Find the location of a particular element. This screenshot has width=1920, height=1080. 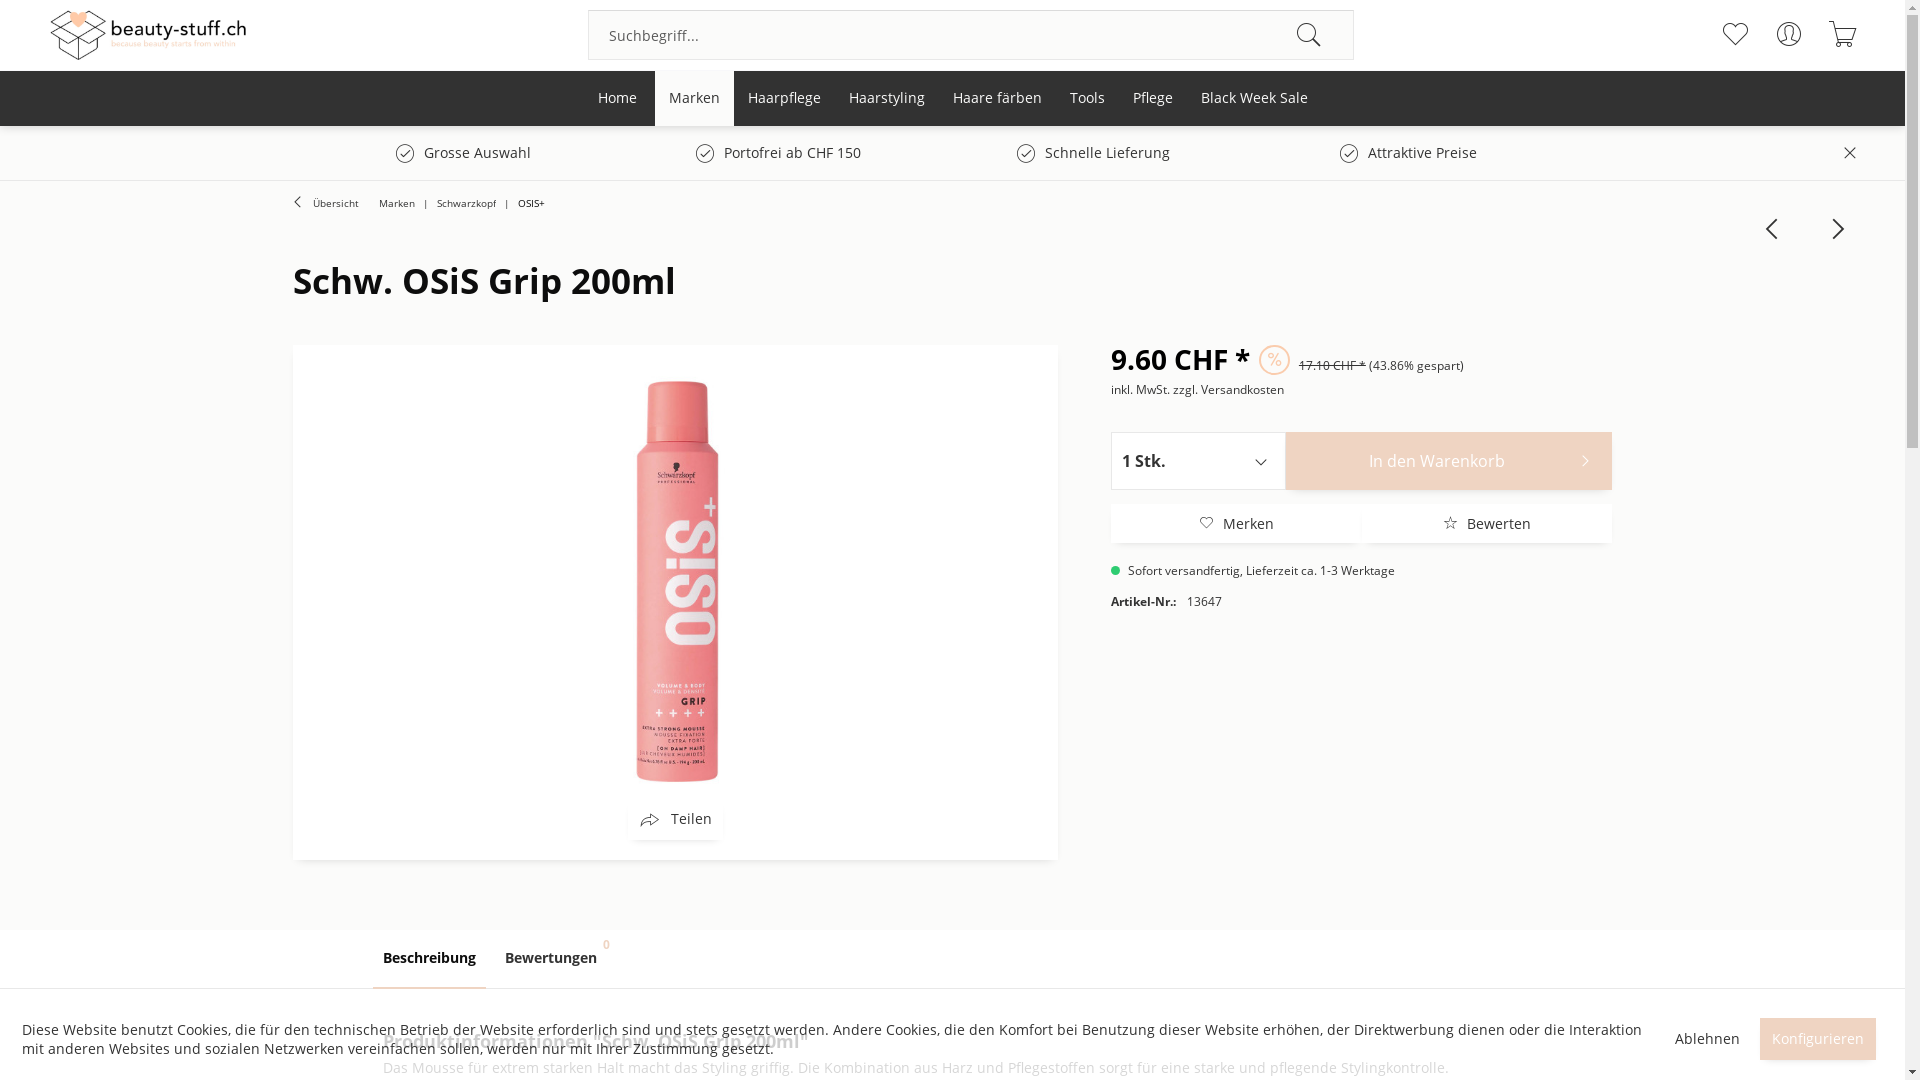

'Konfigurieren' is located at coordinates (1818, 1037).